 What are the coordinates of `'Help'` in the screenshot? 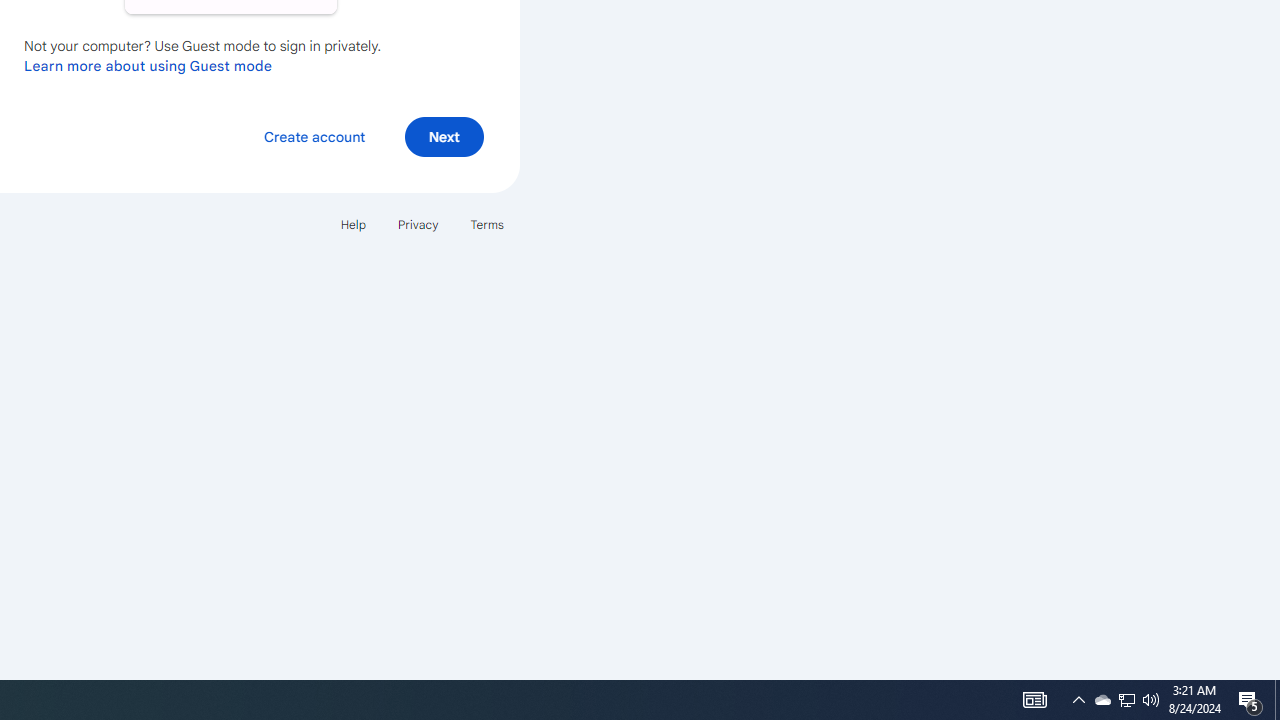 It's located at (352, 224).